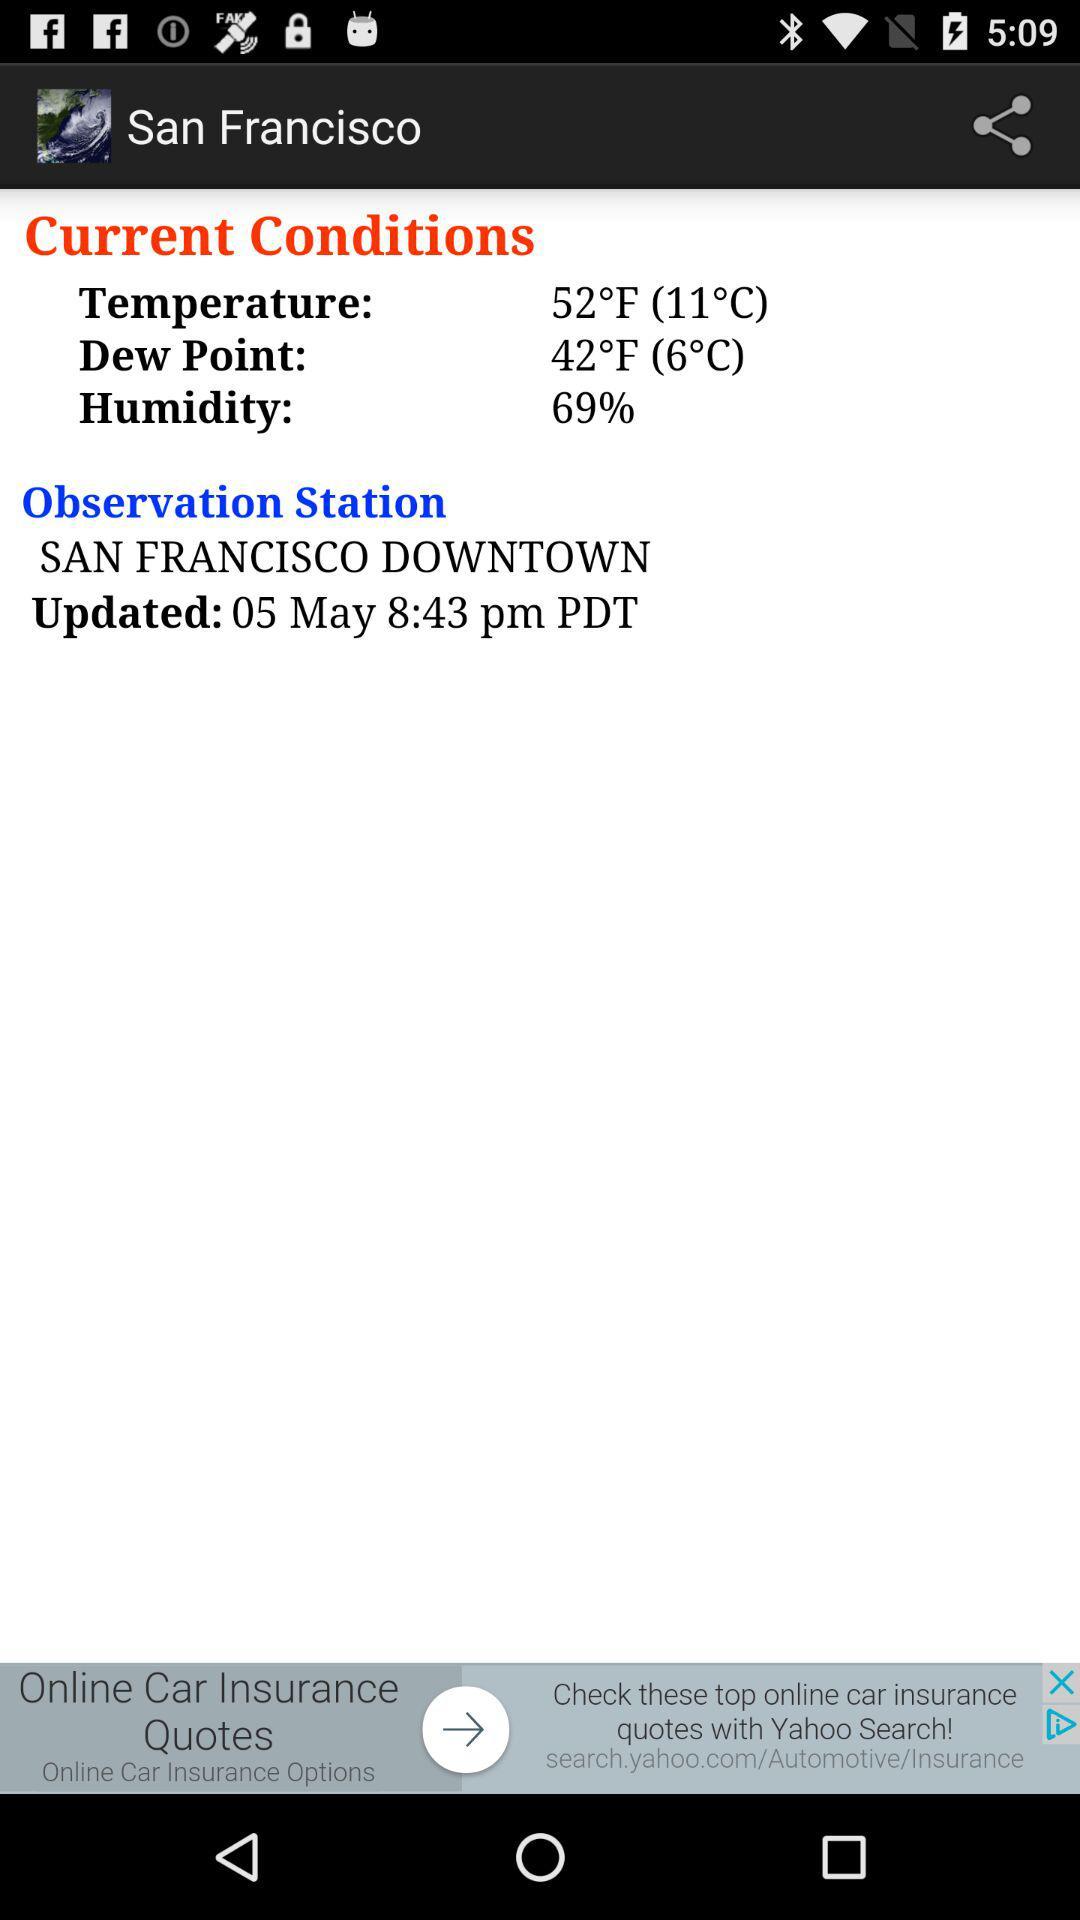  Describe the element at coordinates (540, 1727) in the screenshot. I see `the adversitement` at that location.